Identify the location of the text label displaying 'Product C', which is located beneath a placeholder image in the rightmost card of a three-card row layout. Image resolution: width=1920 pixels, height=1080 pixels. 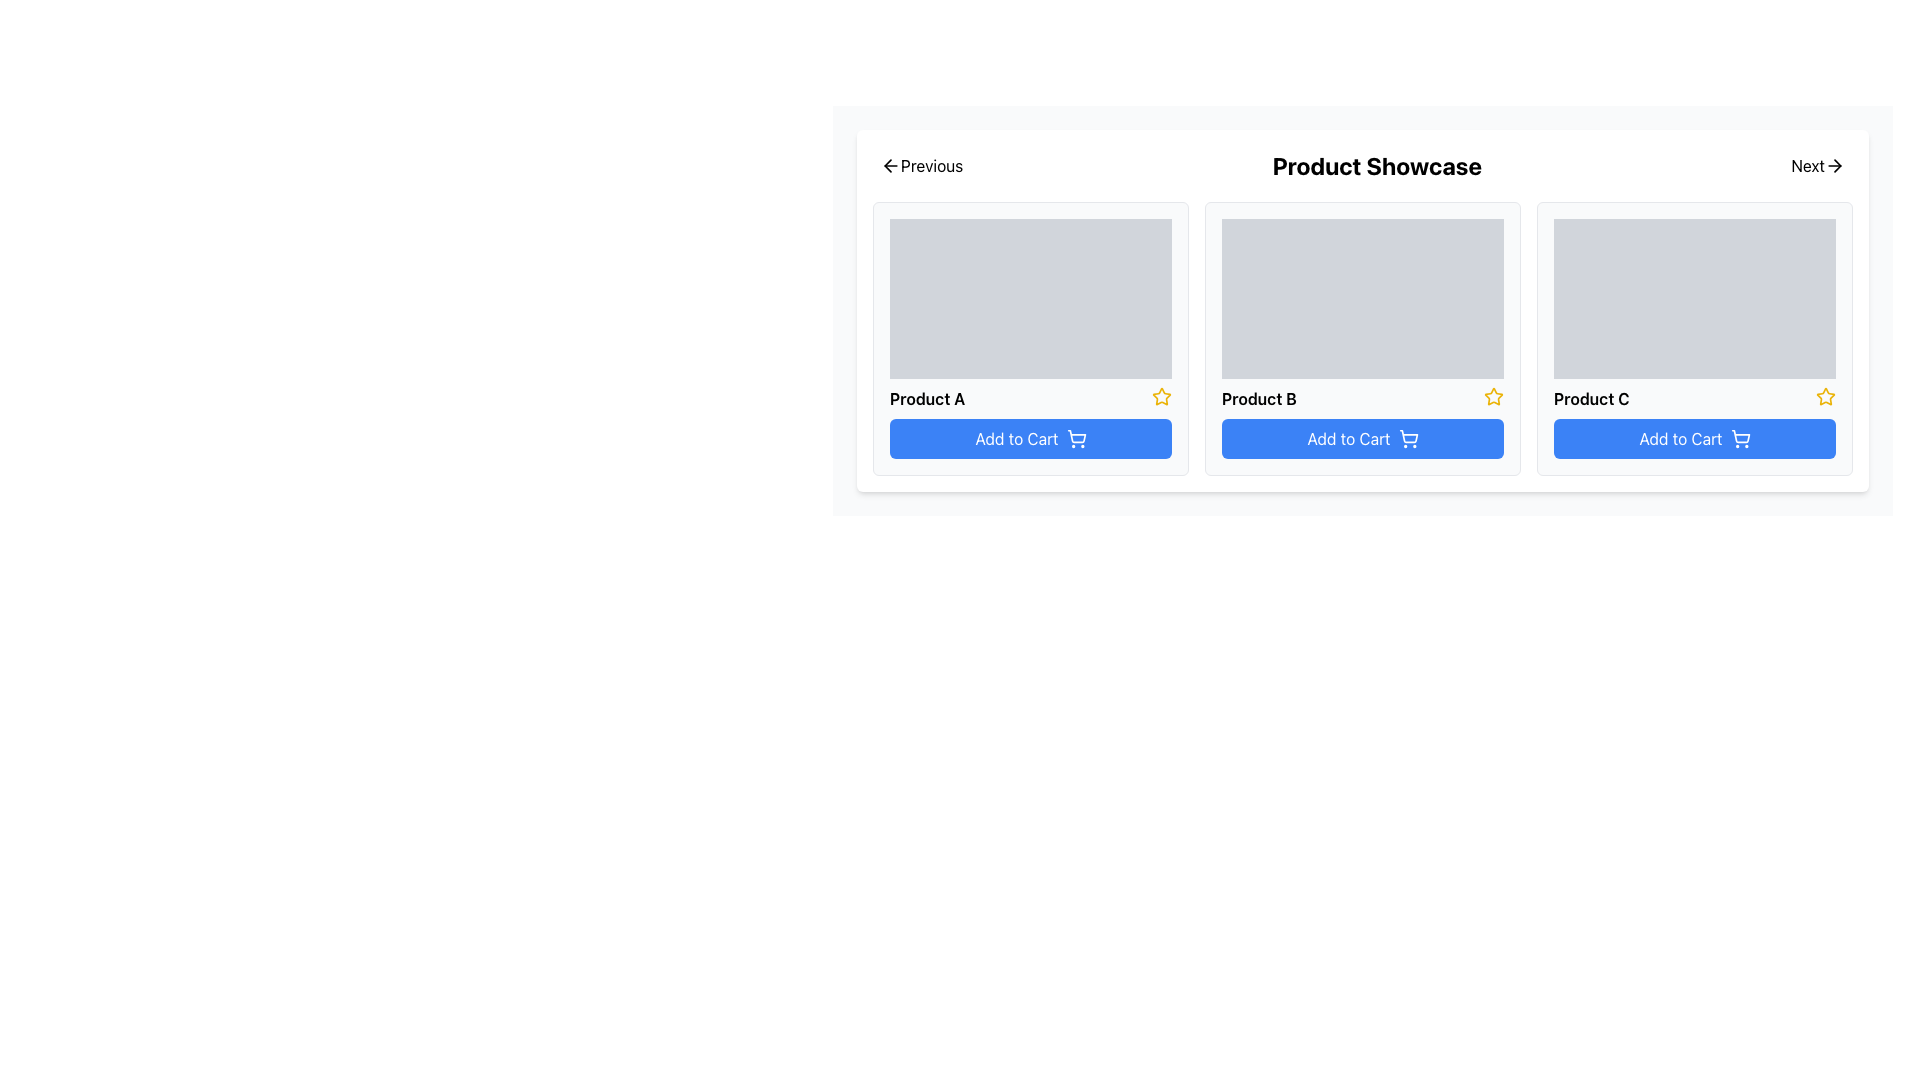
(1590, 398).